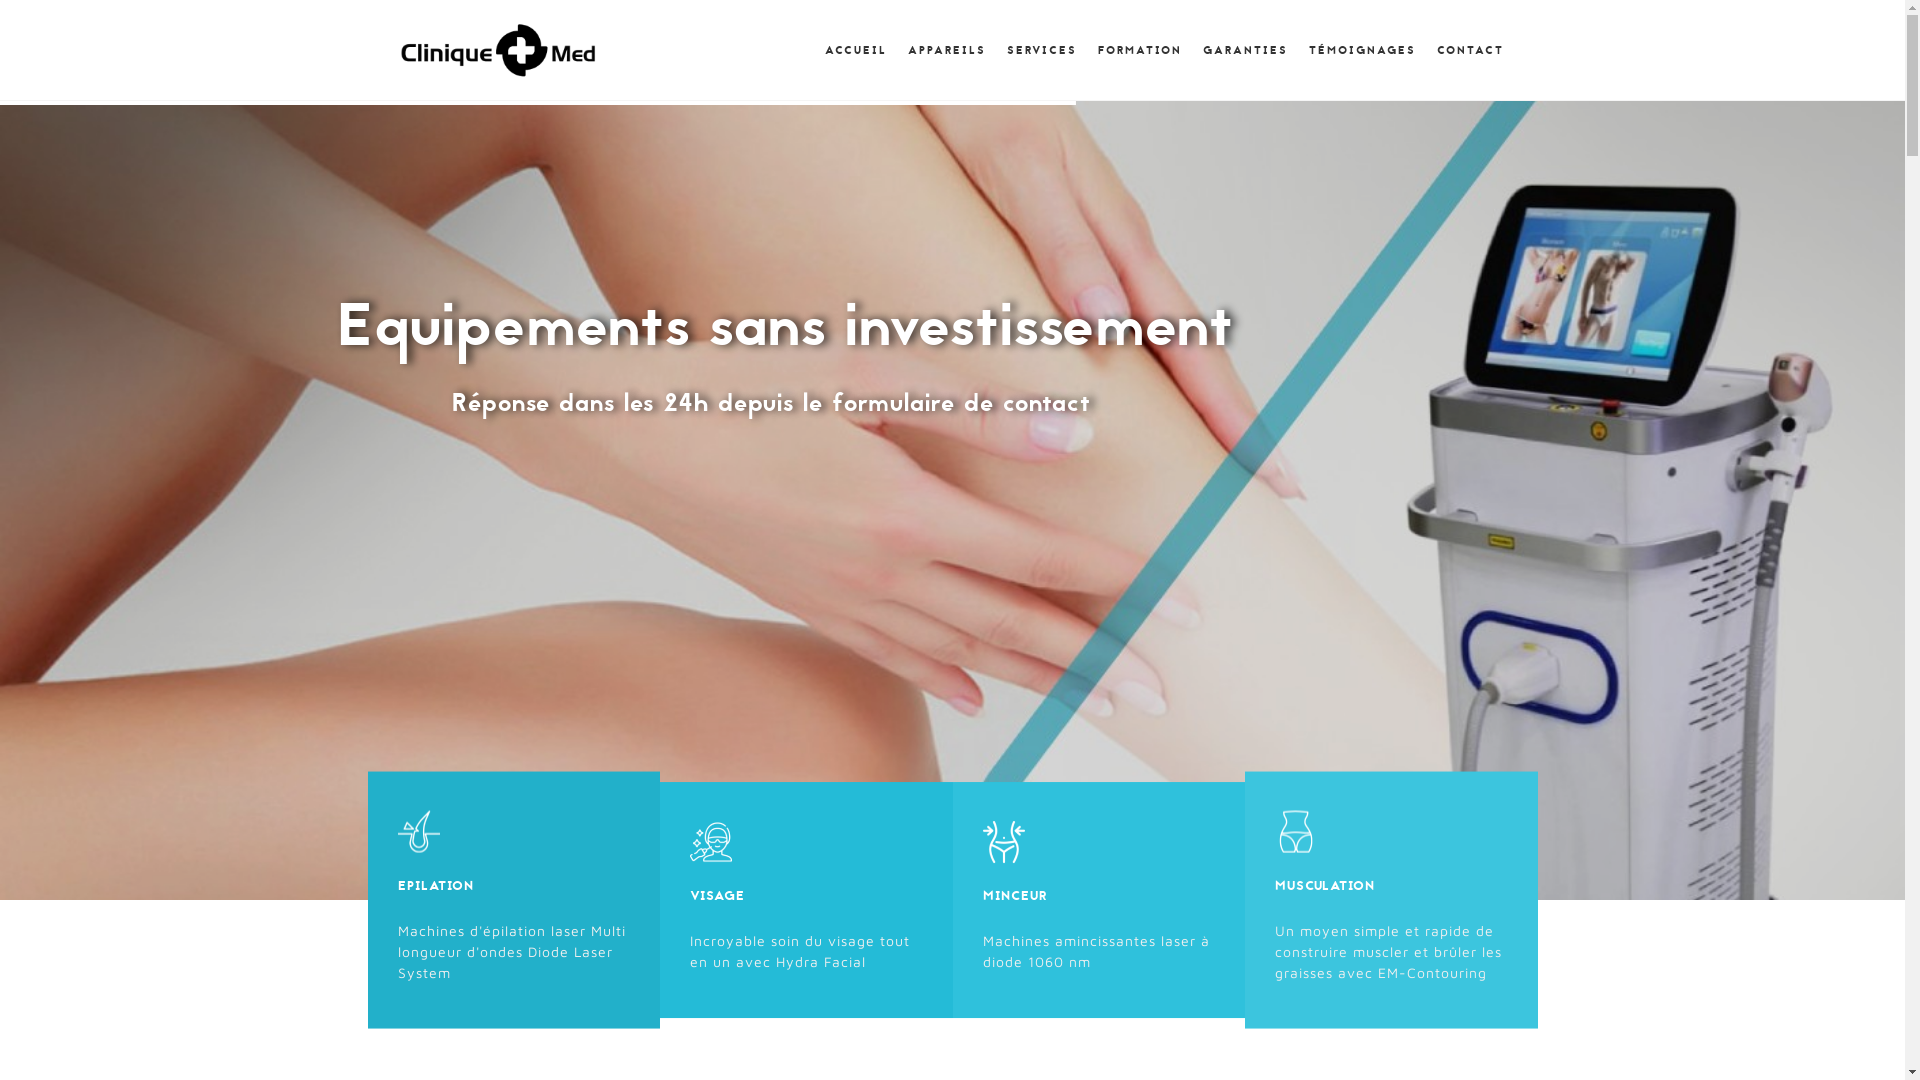 The width and height of the screenshot is (1920, 1080). What do you see at coordinates (854, 49) in the screenshot?
I see `'ACCUEIL'` at bounding box center [854, 49].